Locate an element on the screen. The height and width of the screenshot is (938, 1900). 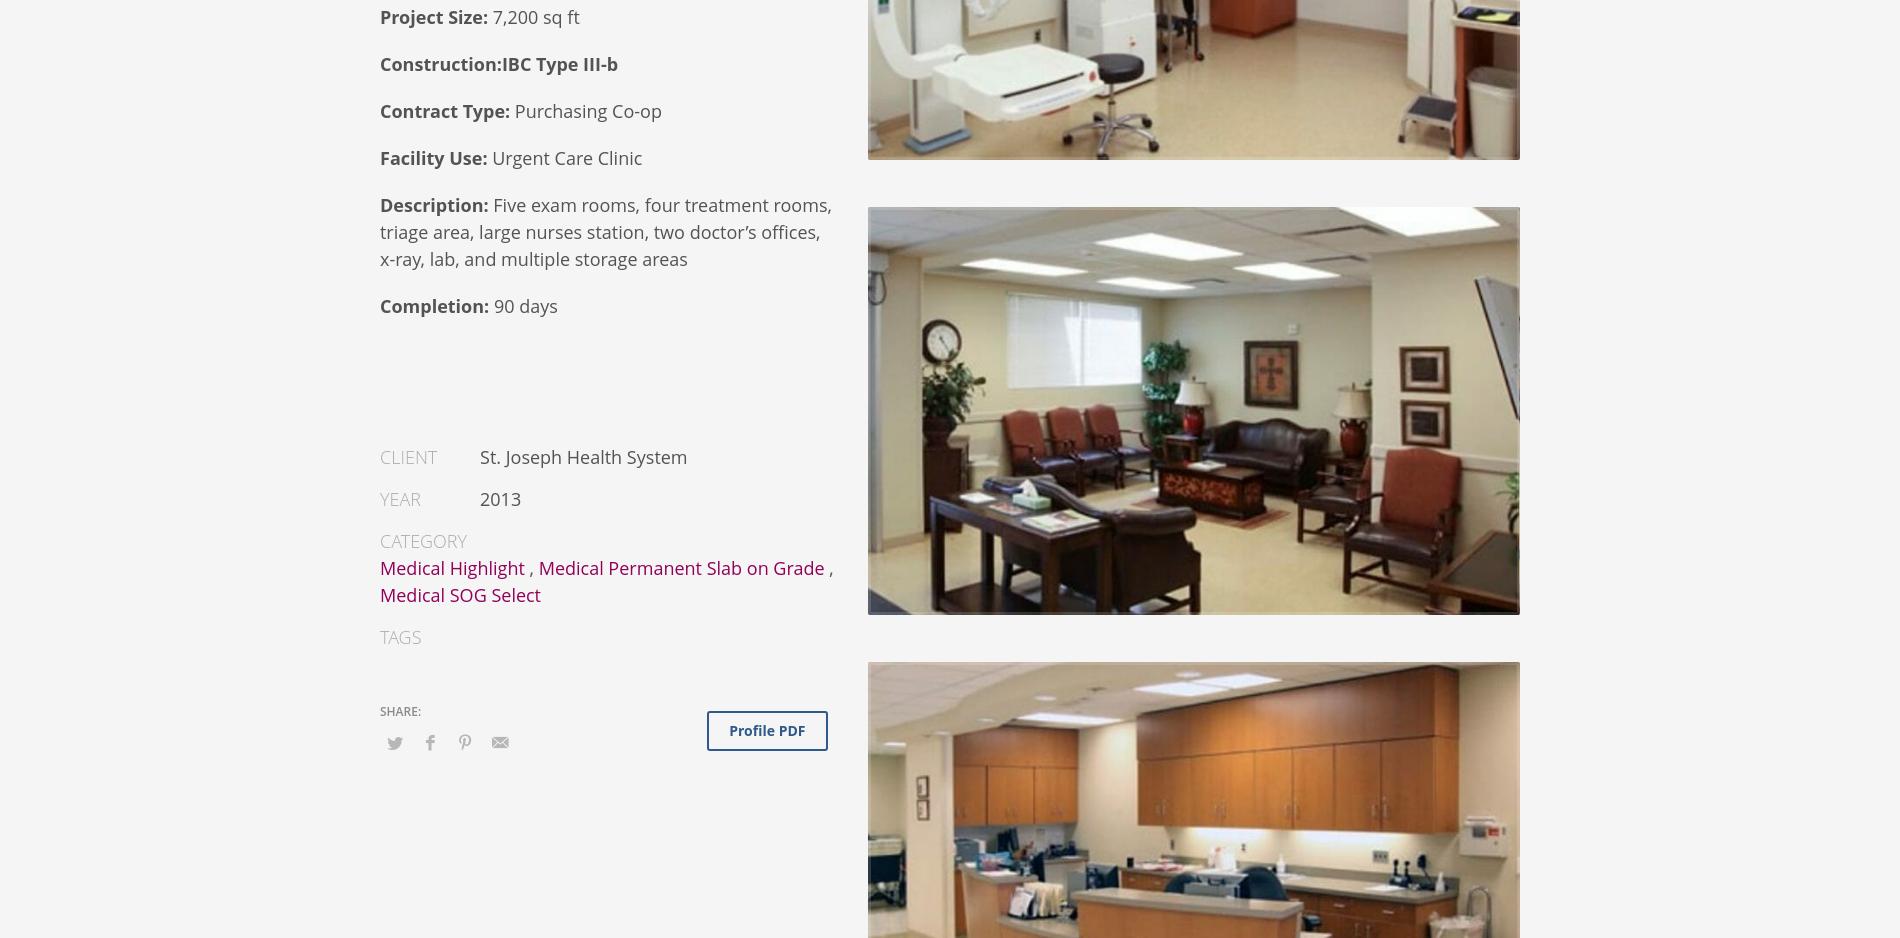
'Contract Type:' is located at coordinates (446, 109).